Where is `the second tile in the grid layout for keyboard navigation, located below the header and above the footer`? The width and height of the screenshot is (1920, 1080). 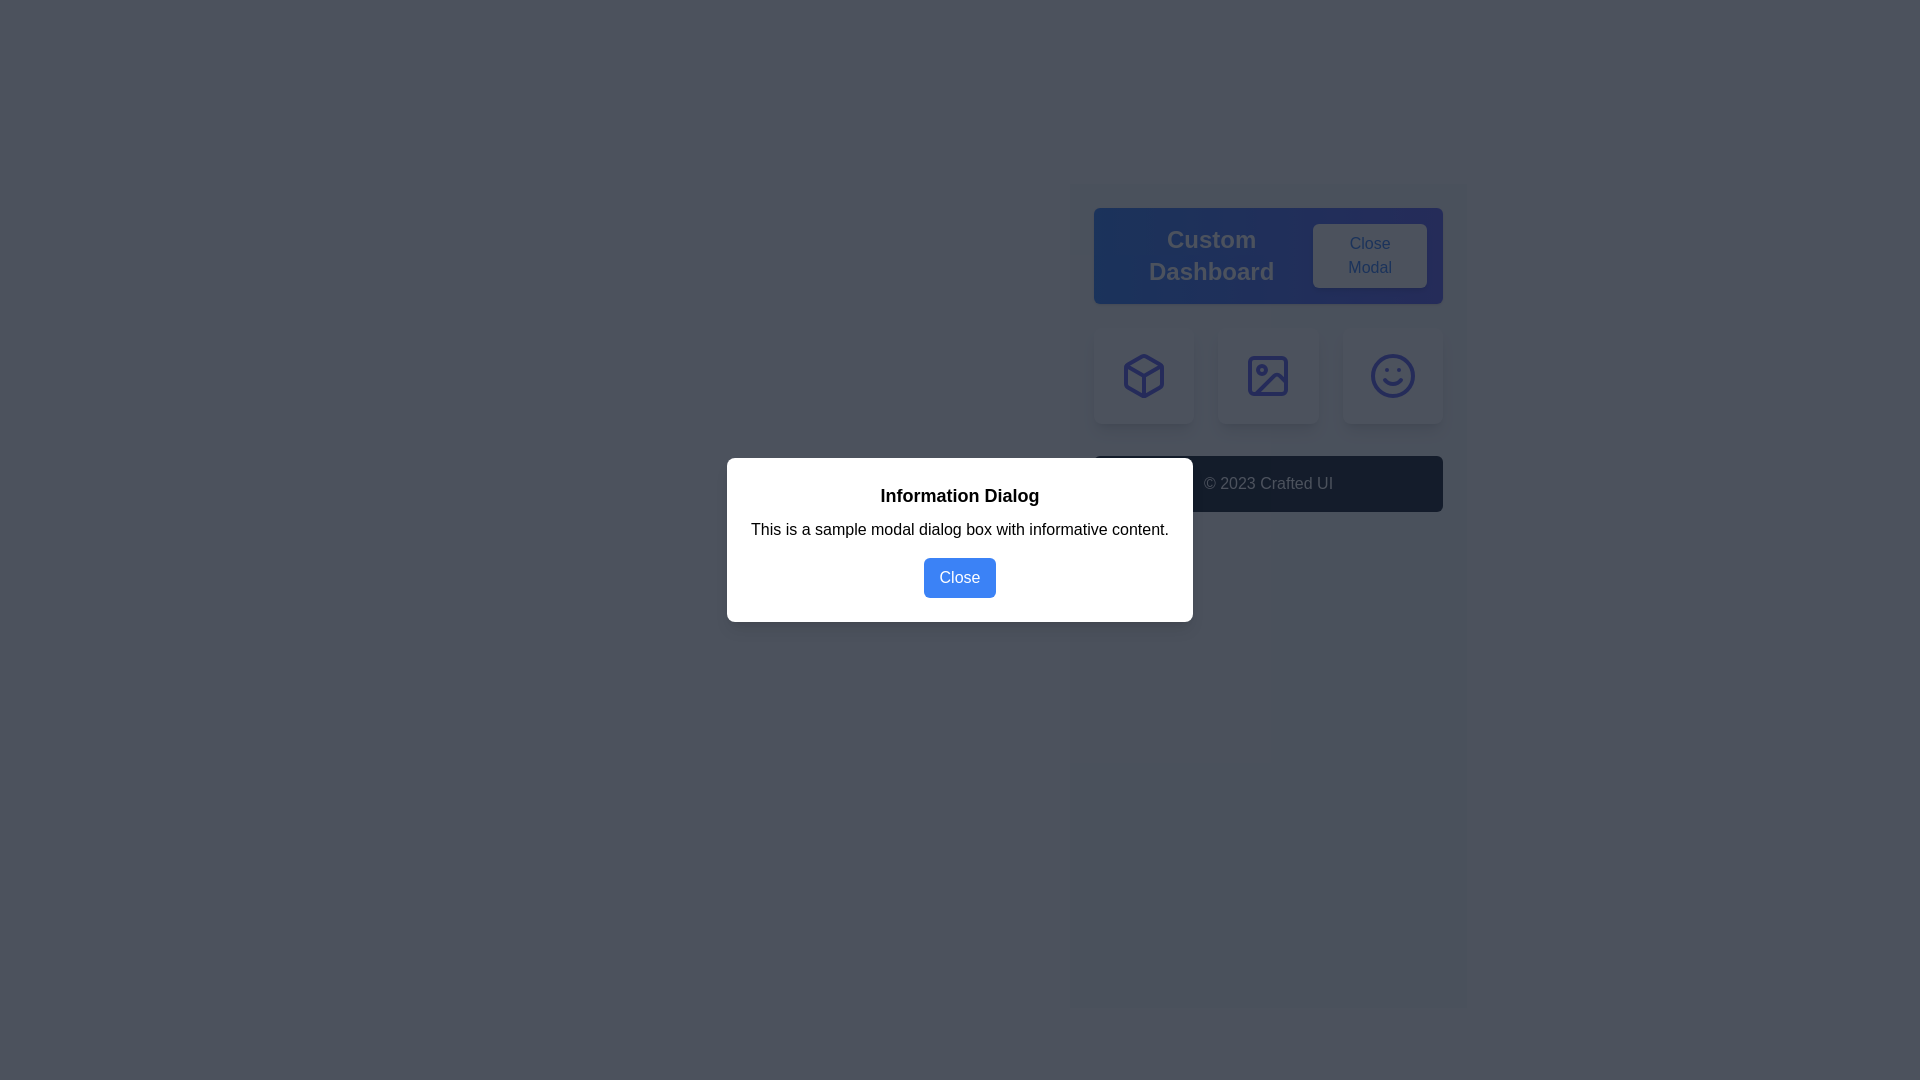 the second tile in the grid layout for keyboard navigation, located below the header and above the footer is located at coordinates (1267, 375).